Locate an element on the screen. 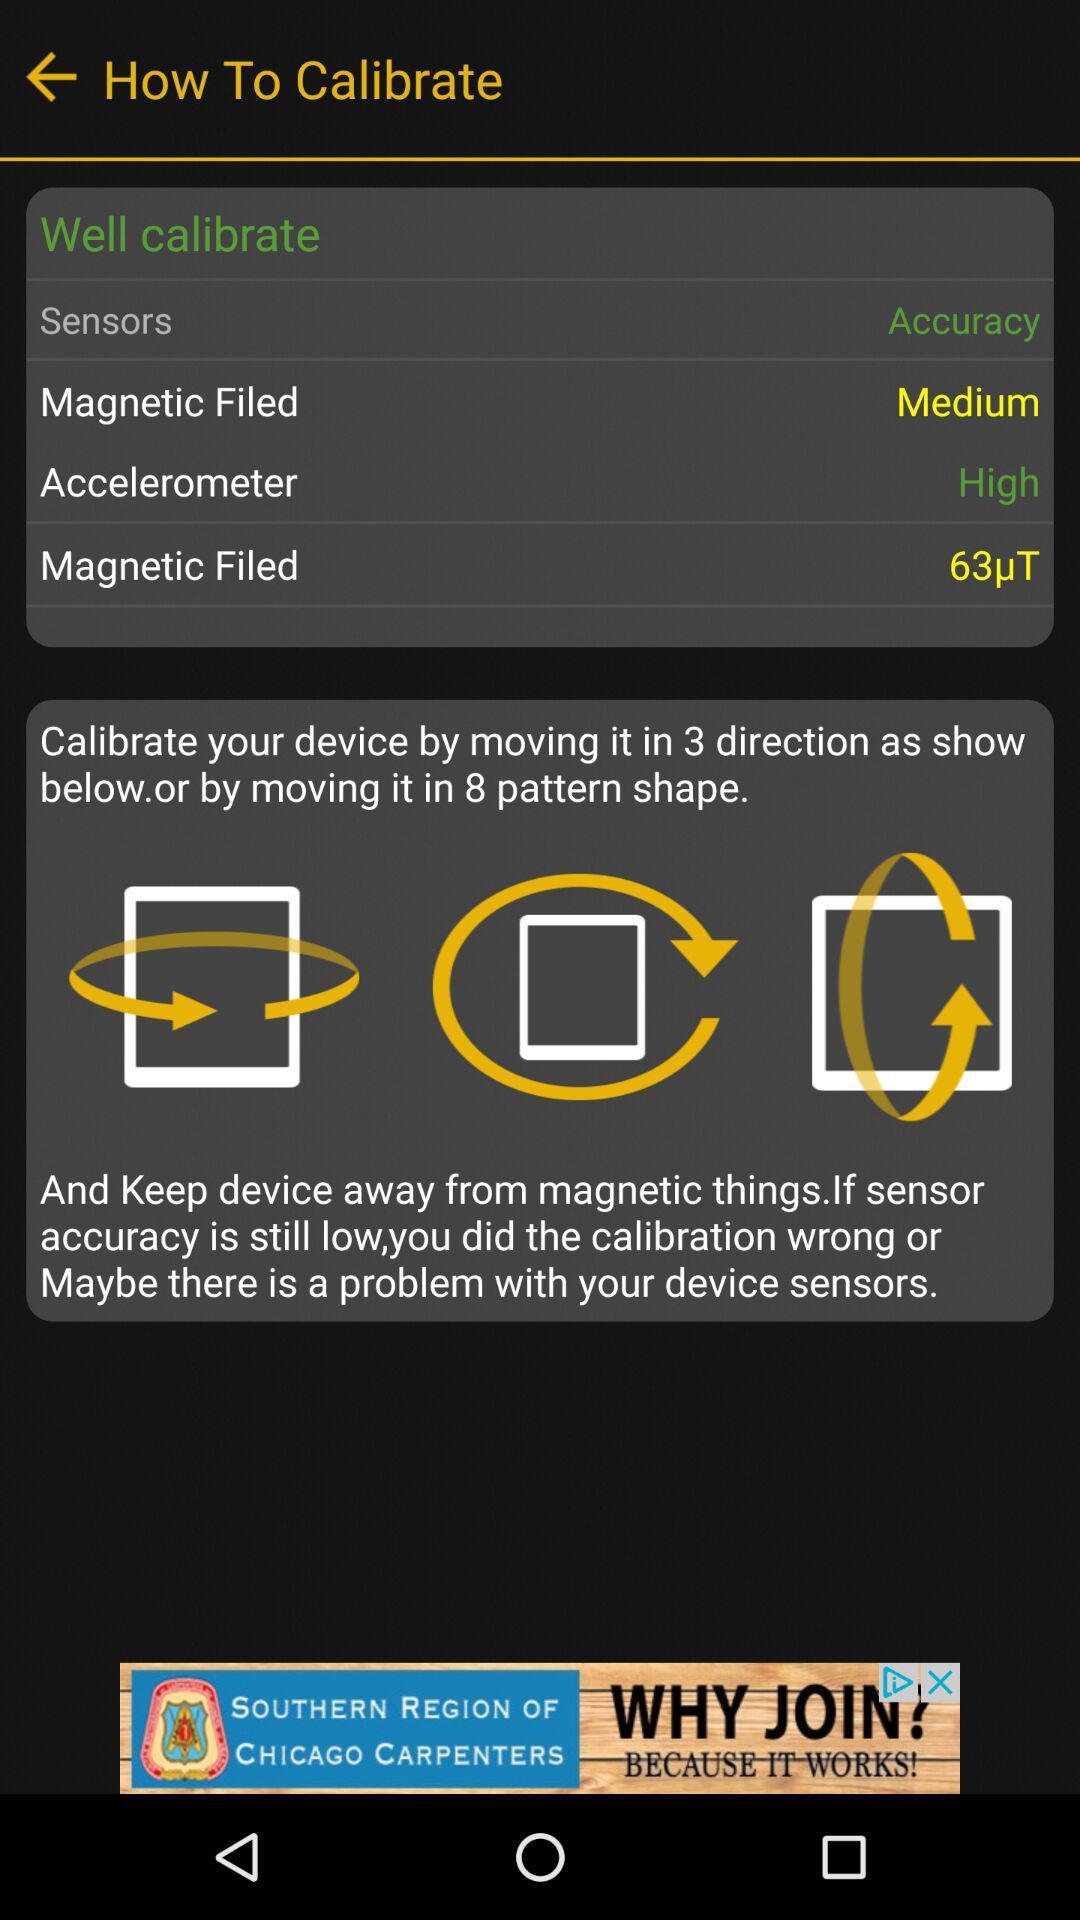  the arrow_backward icon is located at coordinates (50, 76).